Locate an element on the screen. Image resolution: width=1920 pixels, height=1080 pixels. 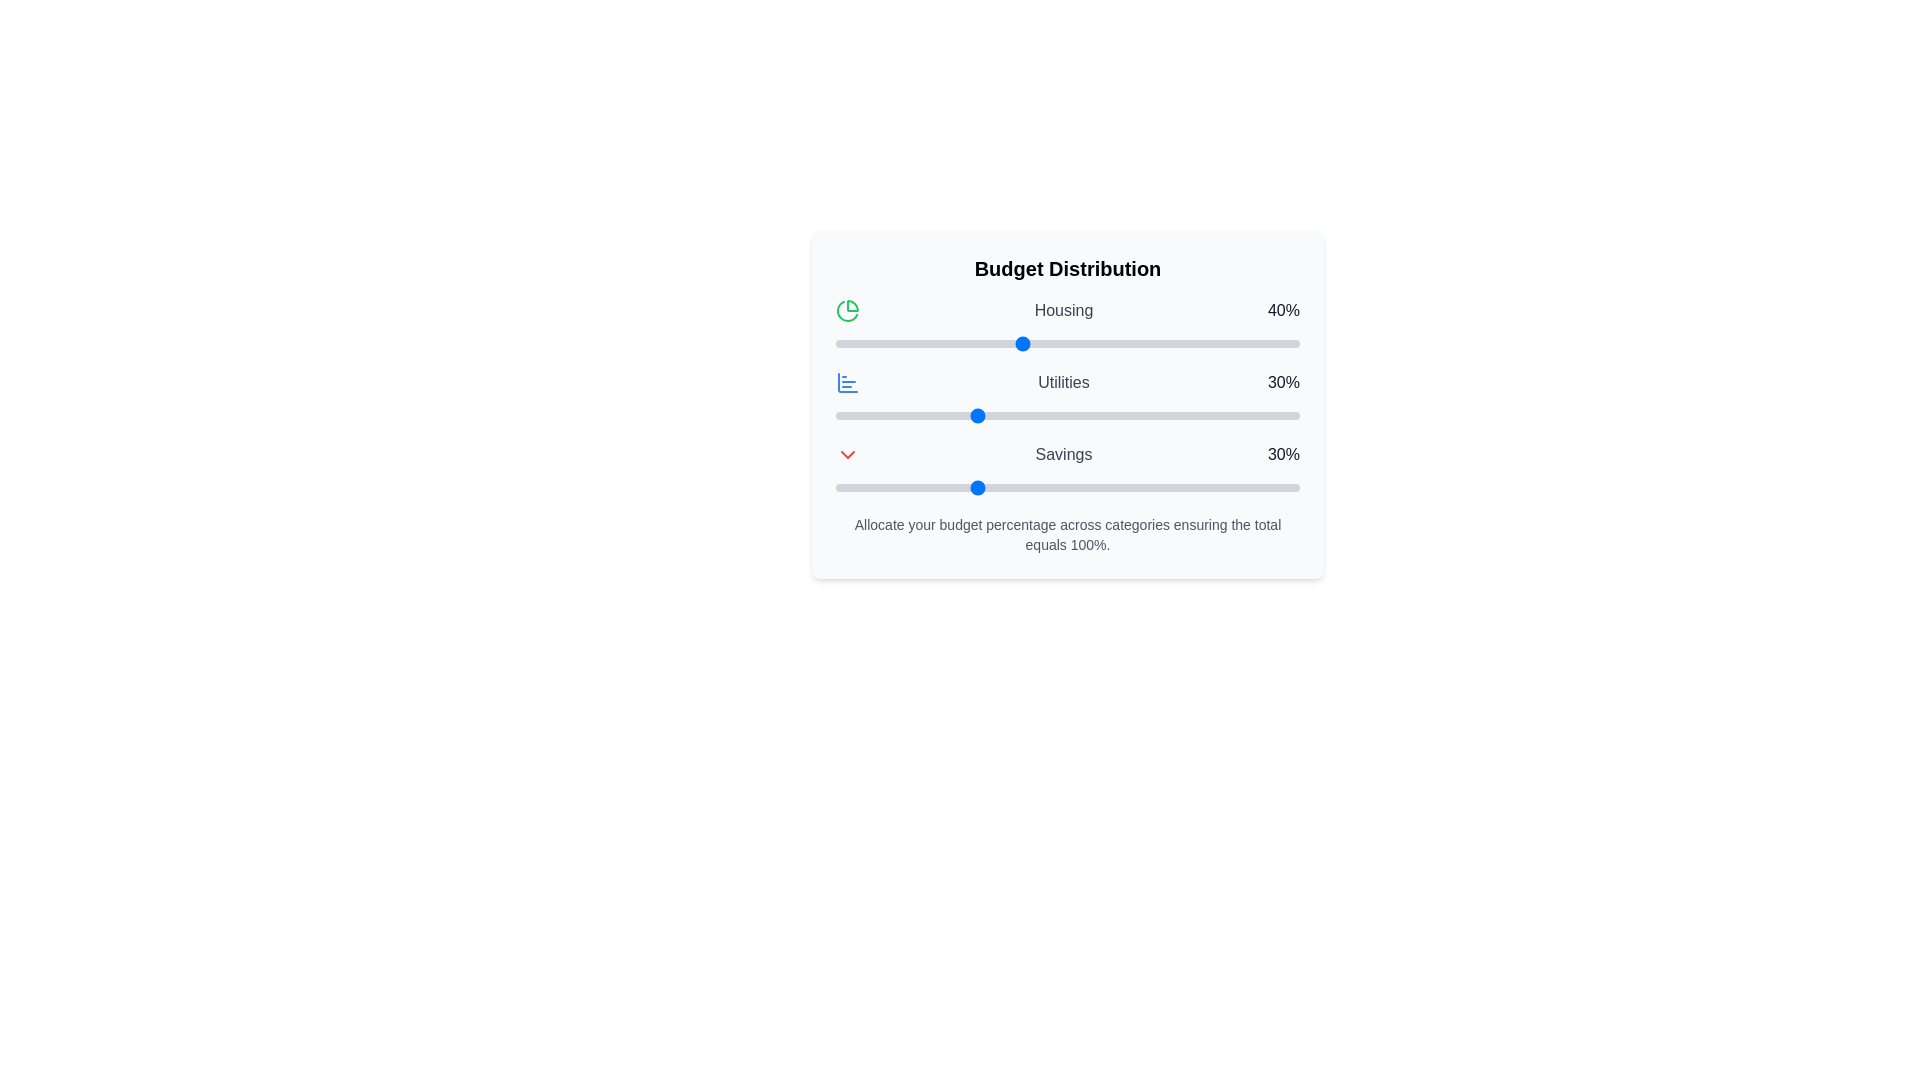
the text label displaying '30%' in a bold dark-gray font, located to the right of the label 'Utilities' is located at coordinates (1283, 382).